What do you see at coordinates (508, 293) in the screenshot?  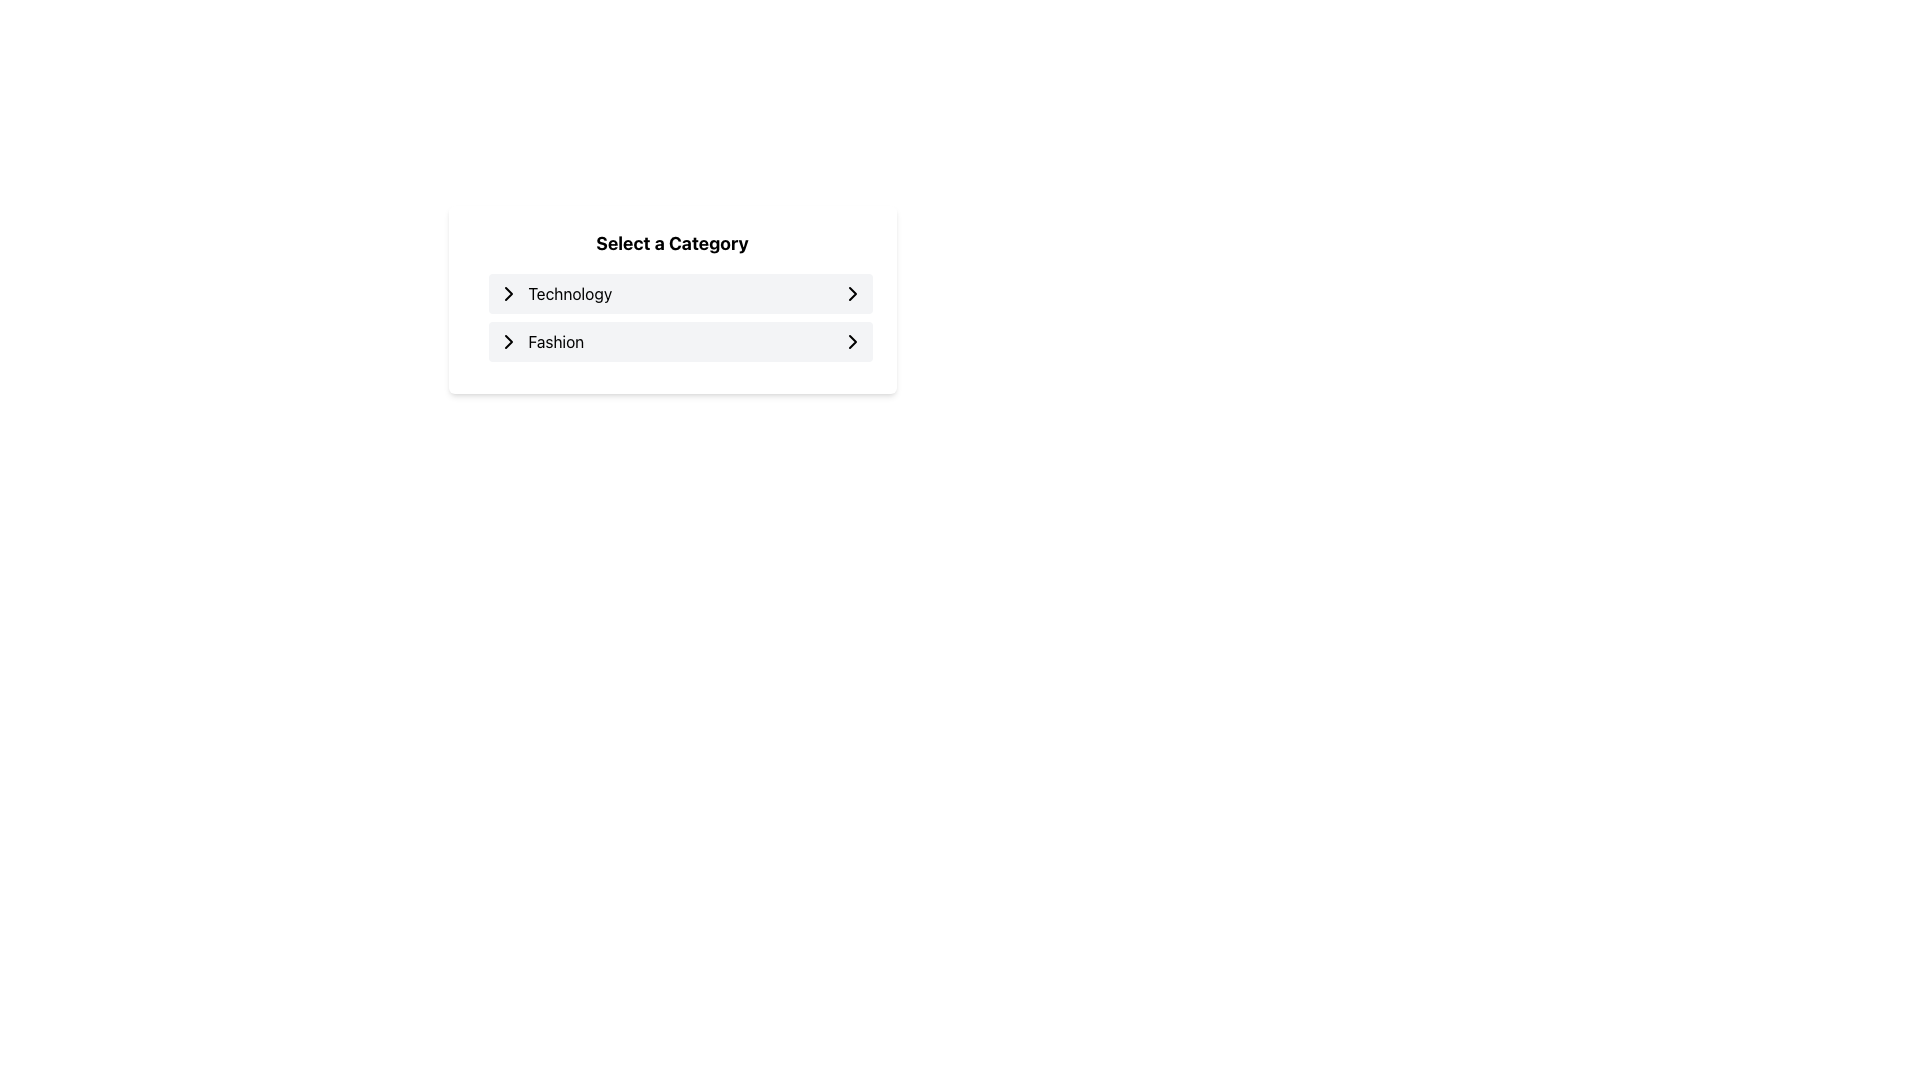 I see `the right-pointing chevron icon with a black stroke that indicates navigation, located to the left of the text 'Technology'` at bounding box center [508, 293].